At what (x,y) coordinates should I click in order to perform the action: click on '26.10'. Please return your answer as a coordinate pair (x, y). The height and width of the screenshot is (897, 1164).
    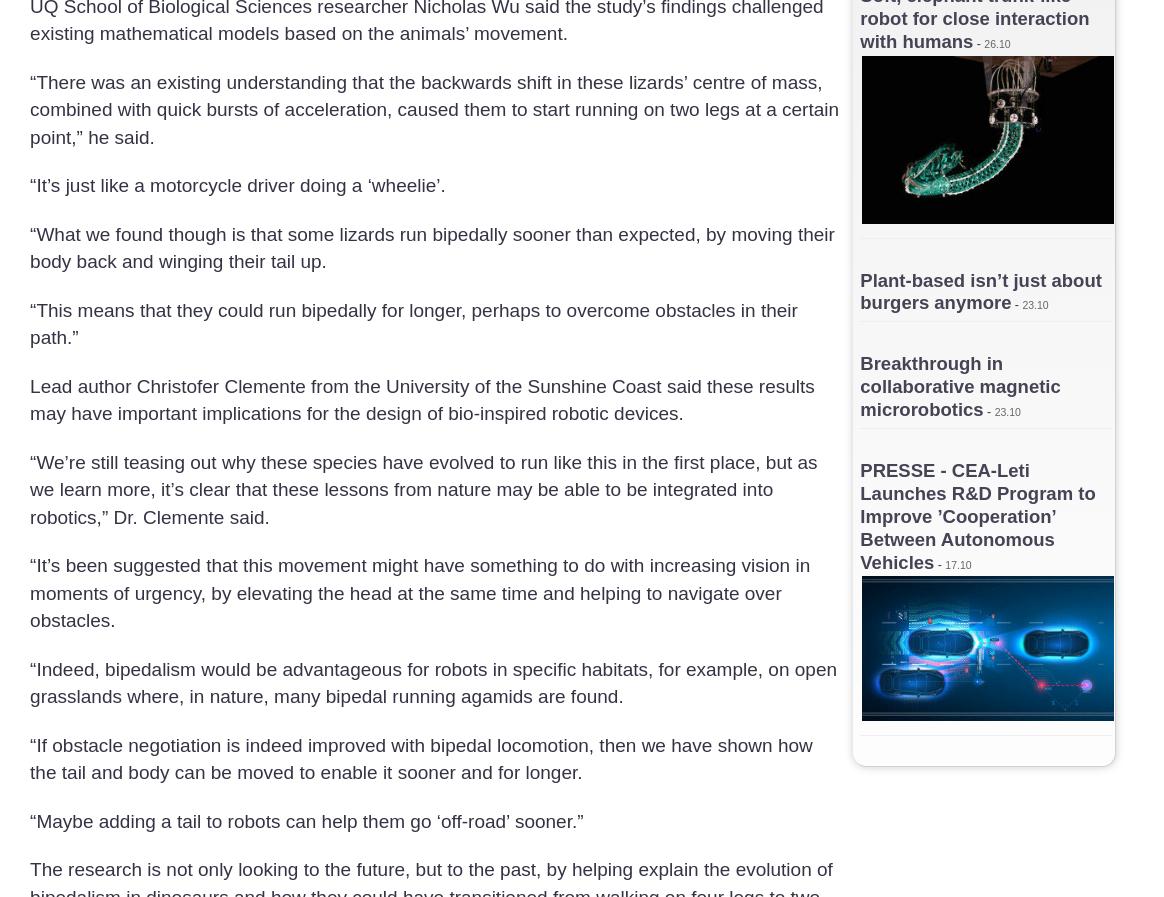
    Looking at the image, I should click on (996, 42).